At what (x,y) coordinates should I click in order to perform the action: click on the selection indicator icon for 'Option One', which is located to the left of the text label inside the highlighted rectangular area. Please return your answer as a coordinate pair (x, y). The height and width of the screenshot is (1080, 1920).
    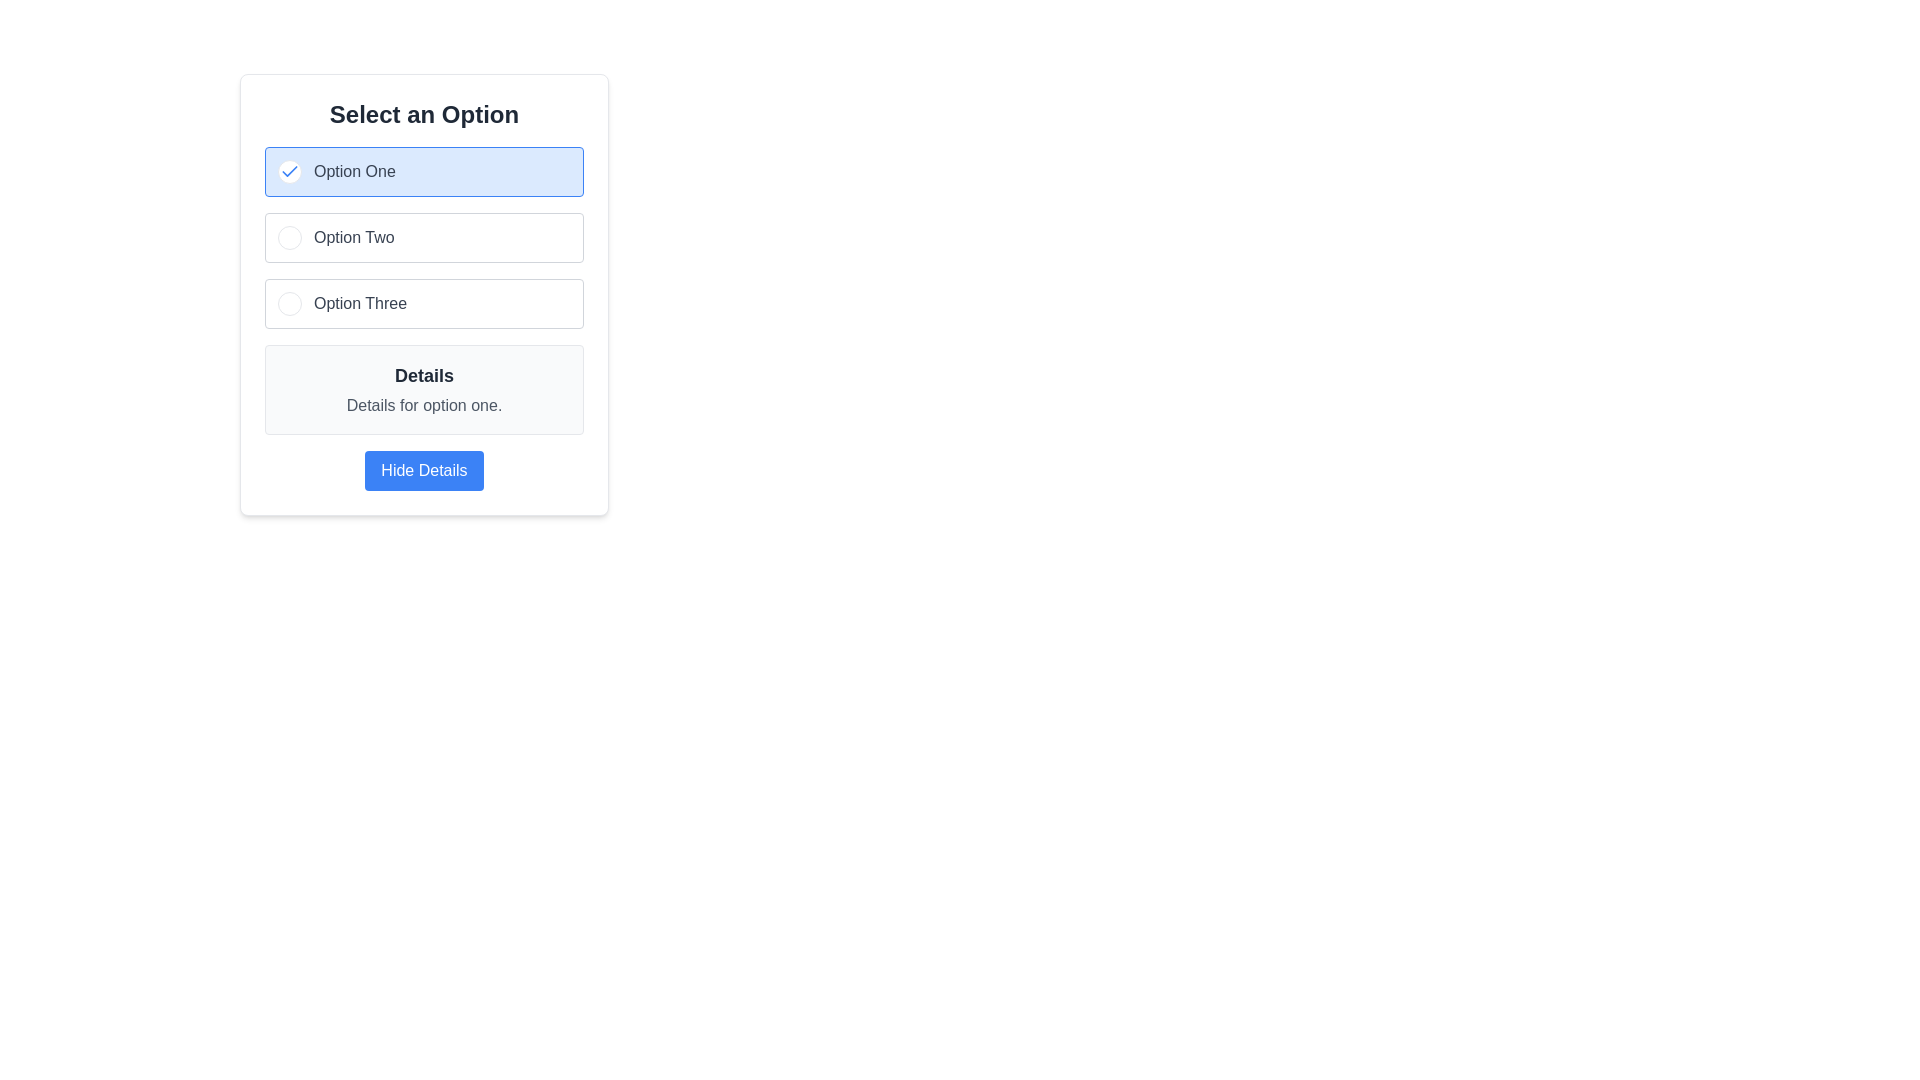
    Looking at the image, I should click on (288, 169).